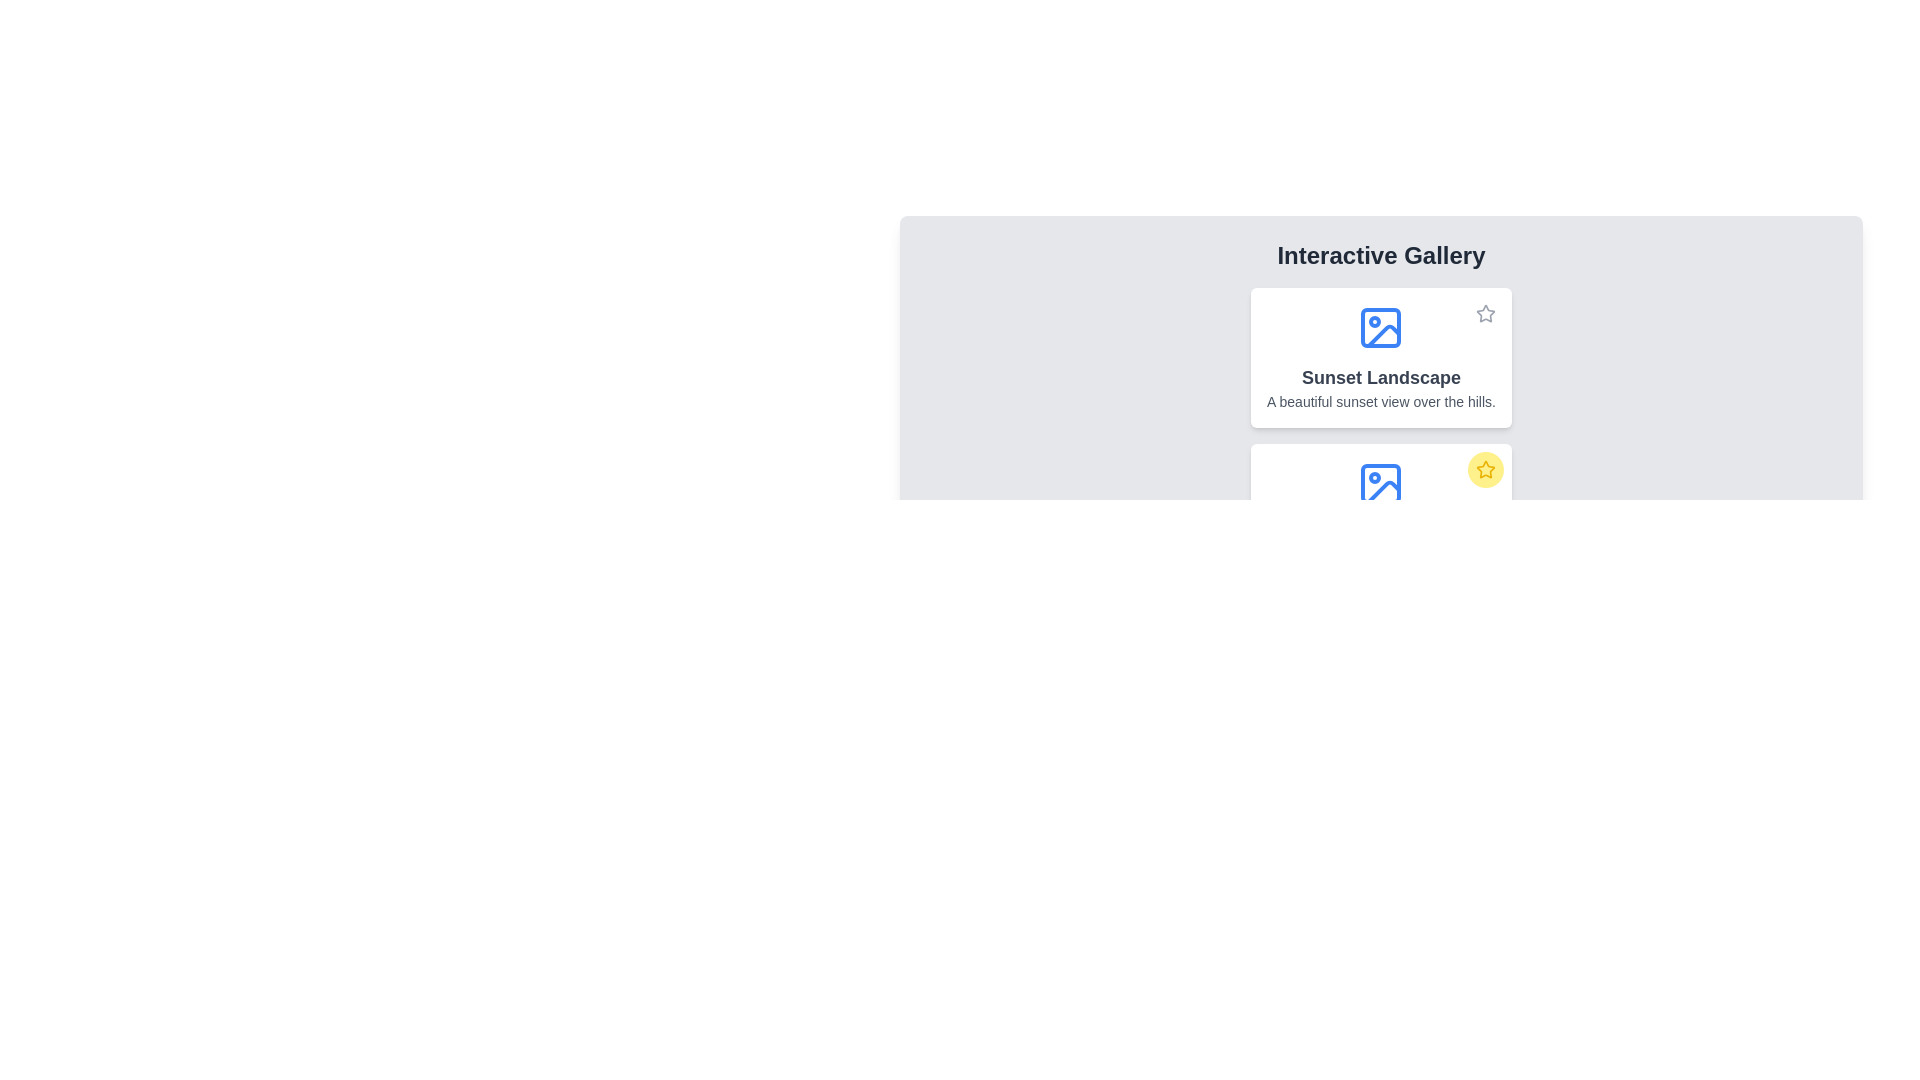 The height and width of the screenshot is (1080, 1920). I want to click on the star-shaped button with a hollow interior, located at the top-right corner of the 'Sunset Landscape' card, so click(1485, 313).